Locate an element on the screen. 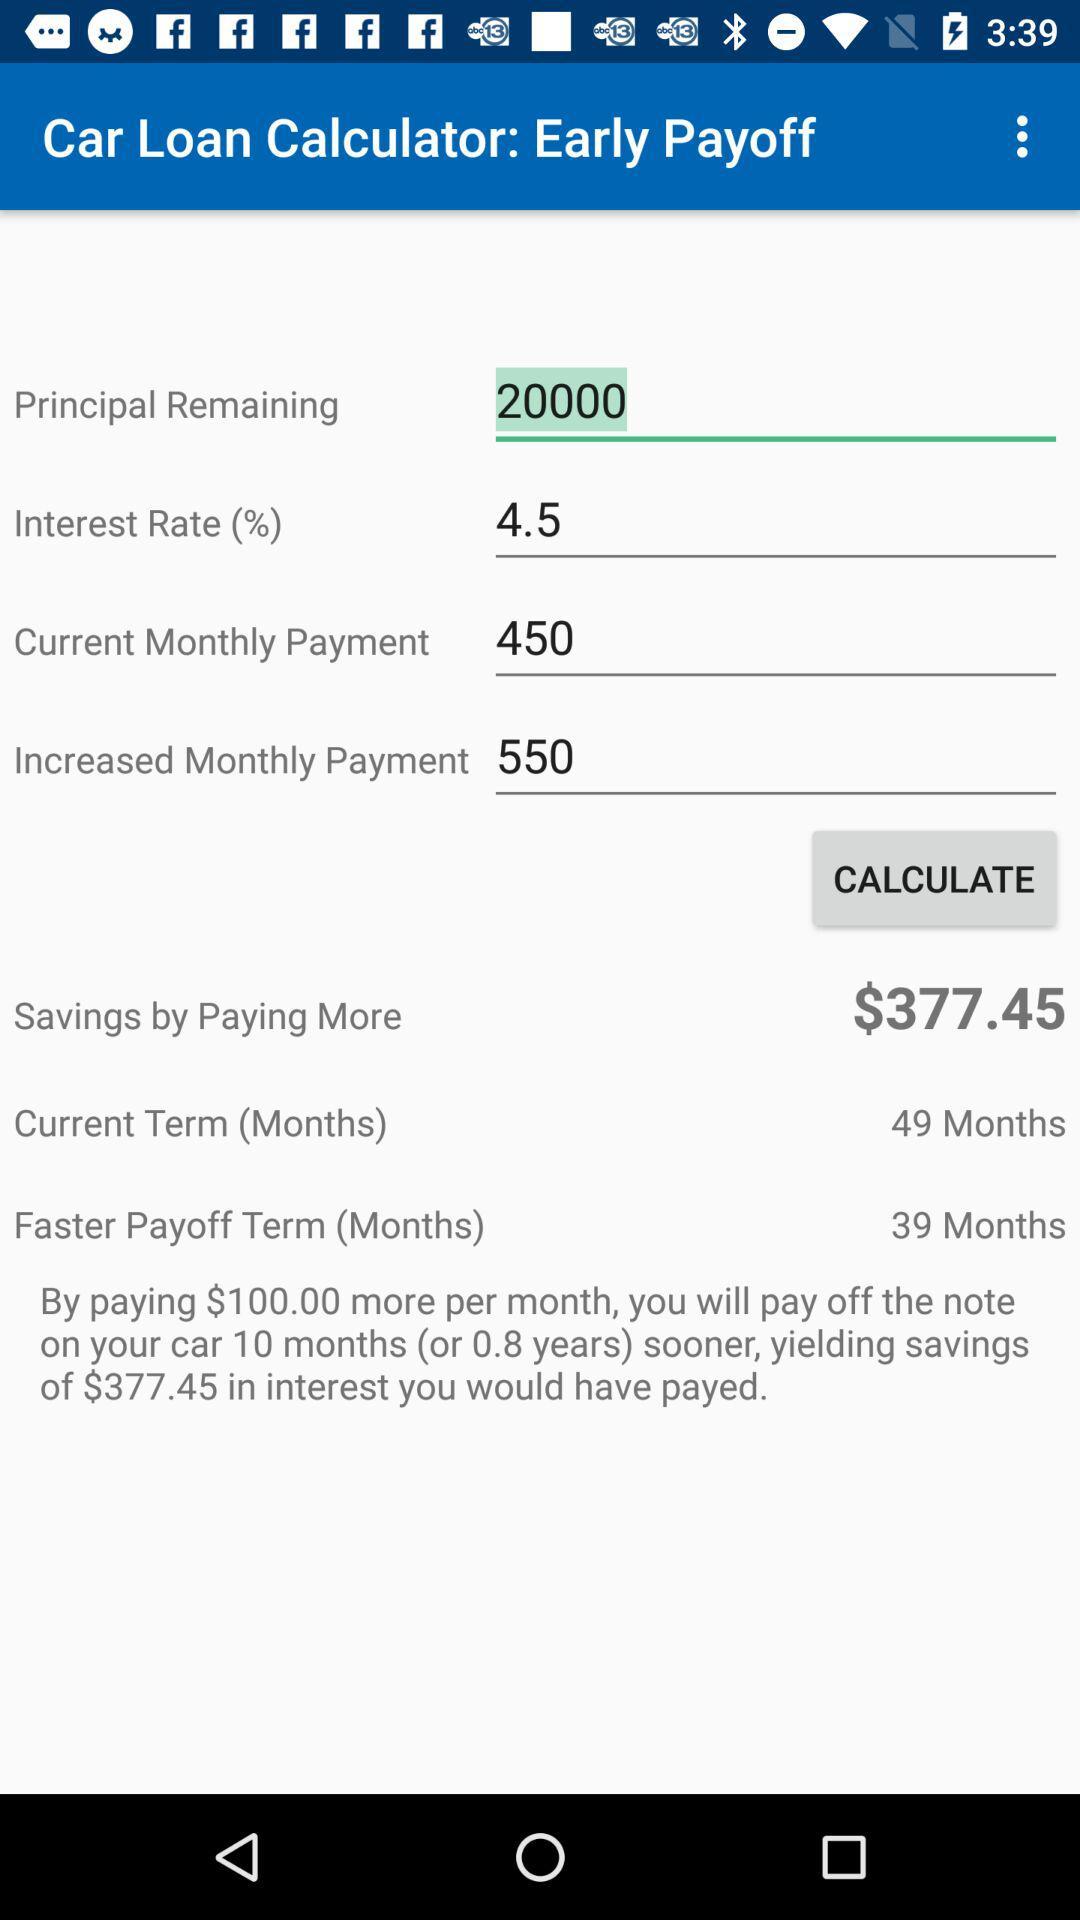  the item to the right of car loan calculator item is located at coordinates (1027, 135).